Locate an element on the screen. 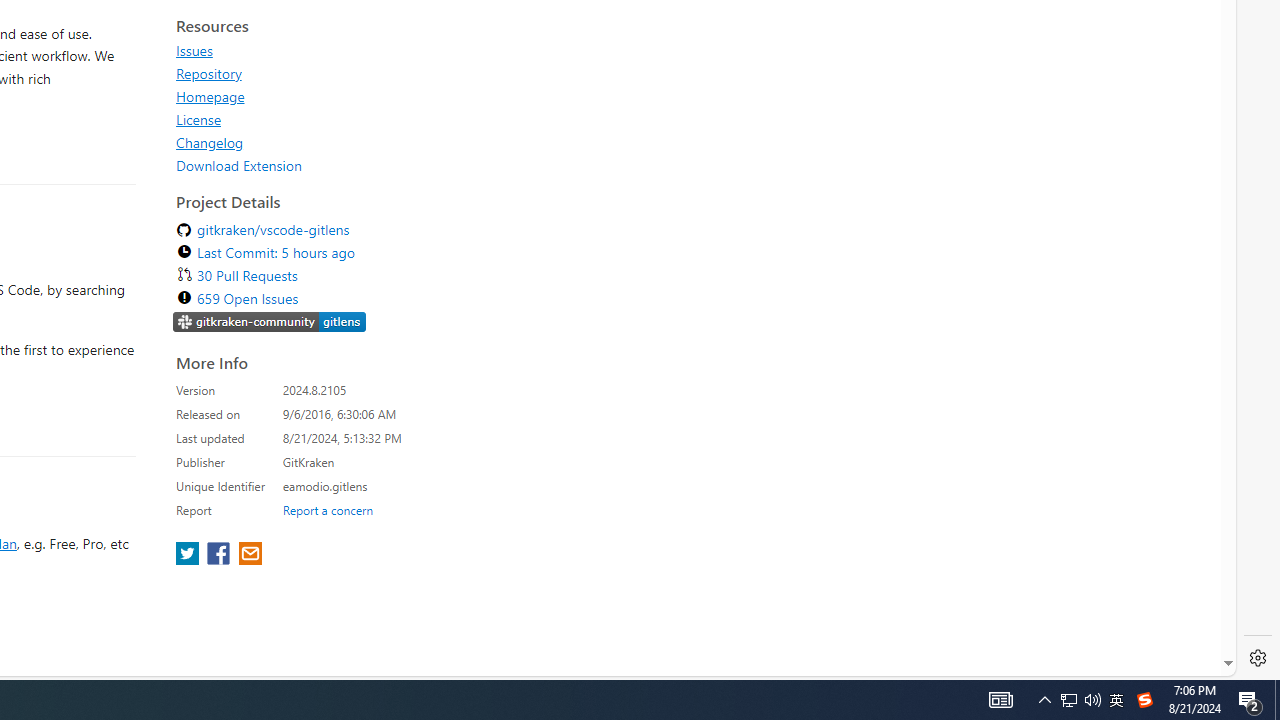 The height and width of the screenshot is (720, 1280). 'https://slack.gitkraken.com//' is located at coordinates (269, 320).